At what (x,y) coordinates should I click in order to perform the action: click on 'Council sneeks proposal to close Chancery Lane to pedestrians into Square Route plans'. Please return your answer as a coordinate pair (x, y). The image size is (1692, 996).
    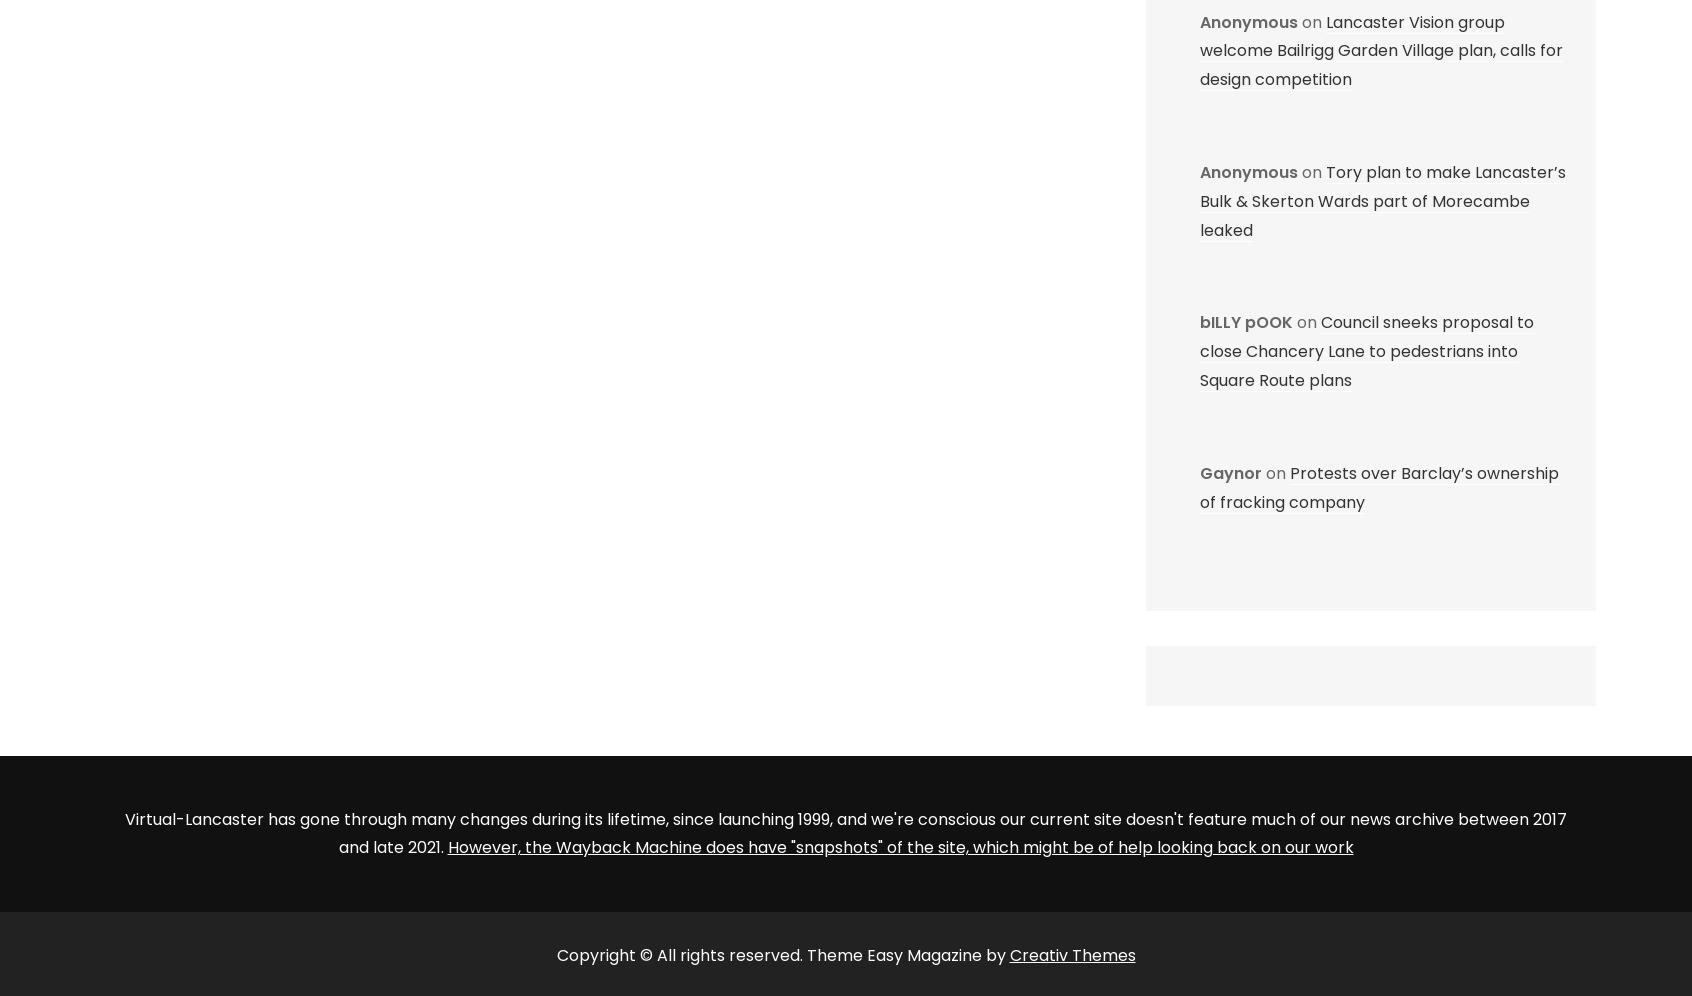
    Looking at the image, I should click on (1366, 350).